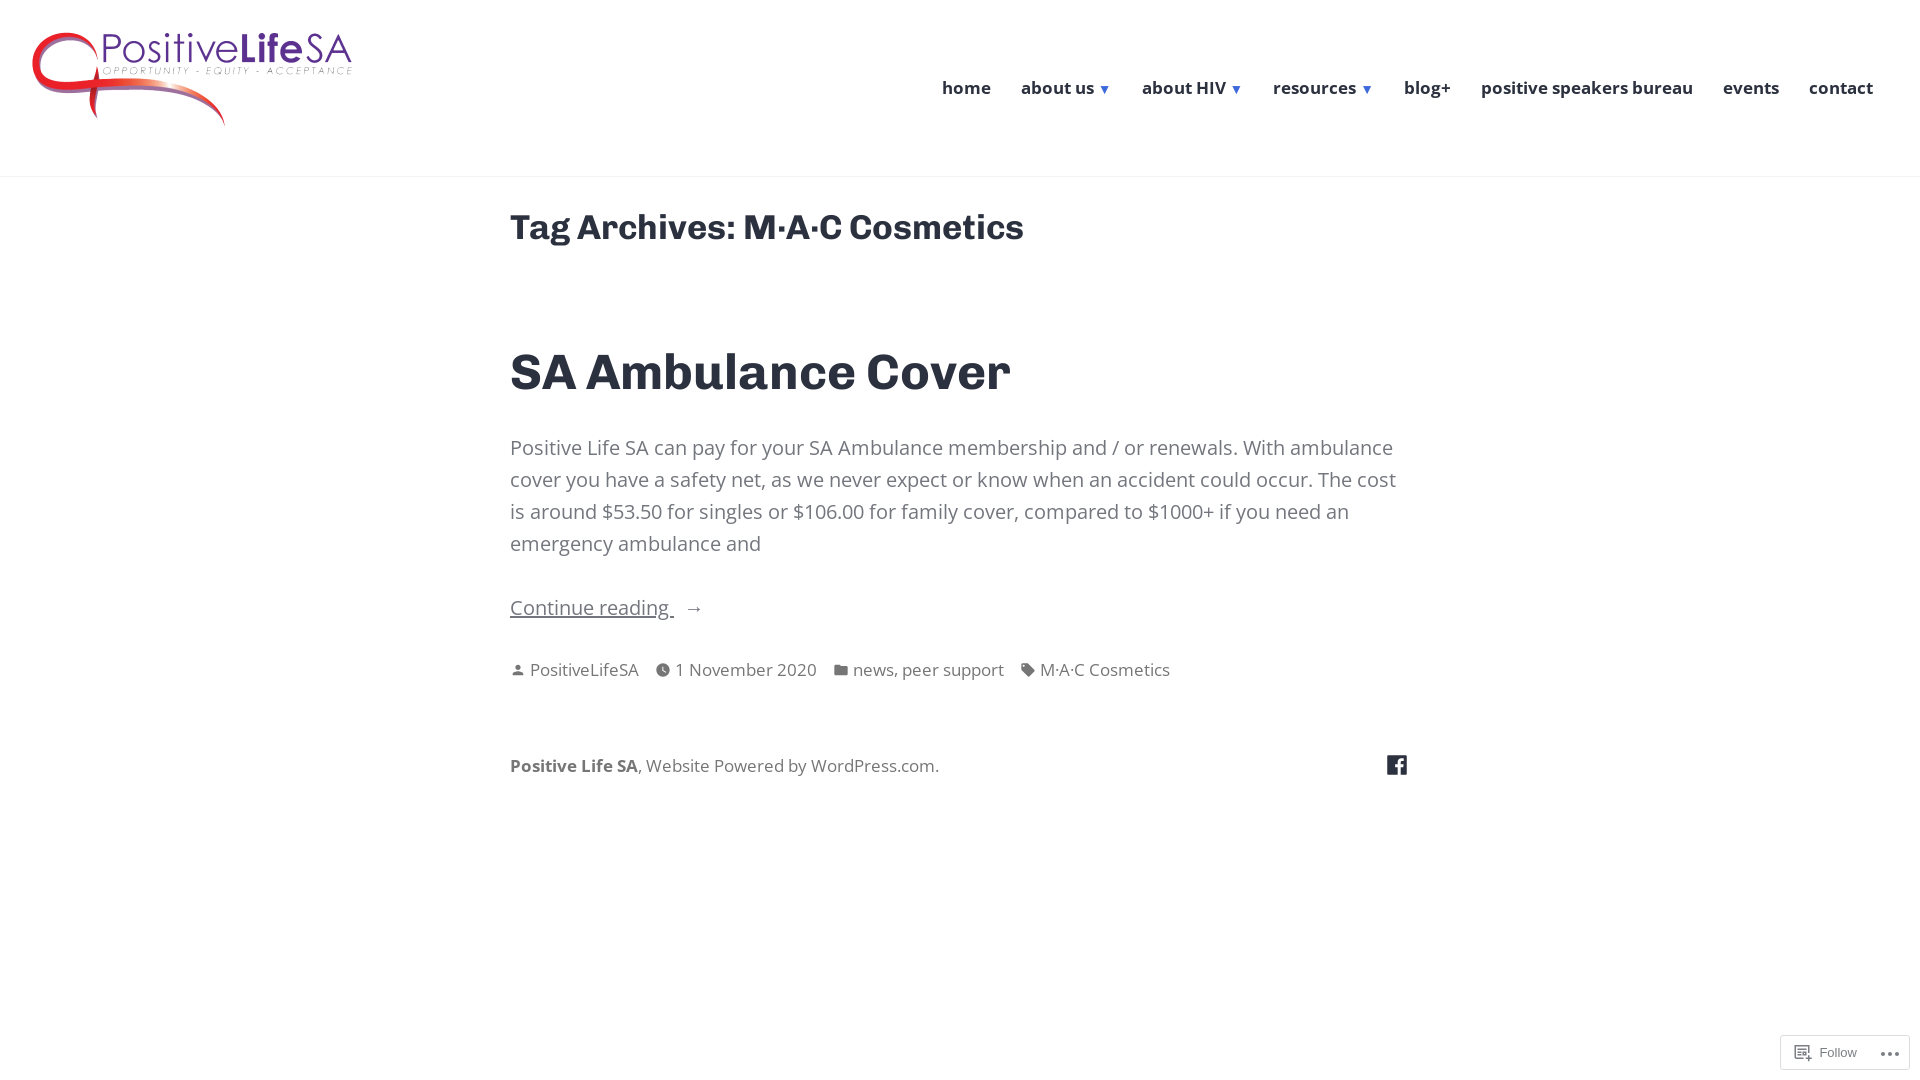  Describe the element at coordinates (789, 765) in the screenshot. I see `'Website Powered by WordPress.com'` at that location.